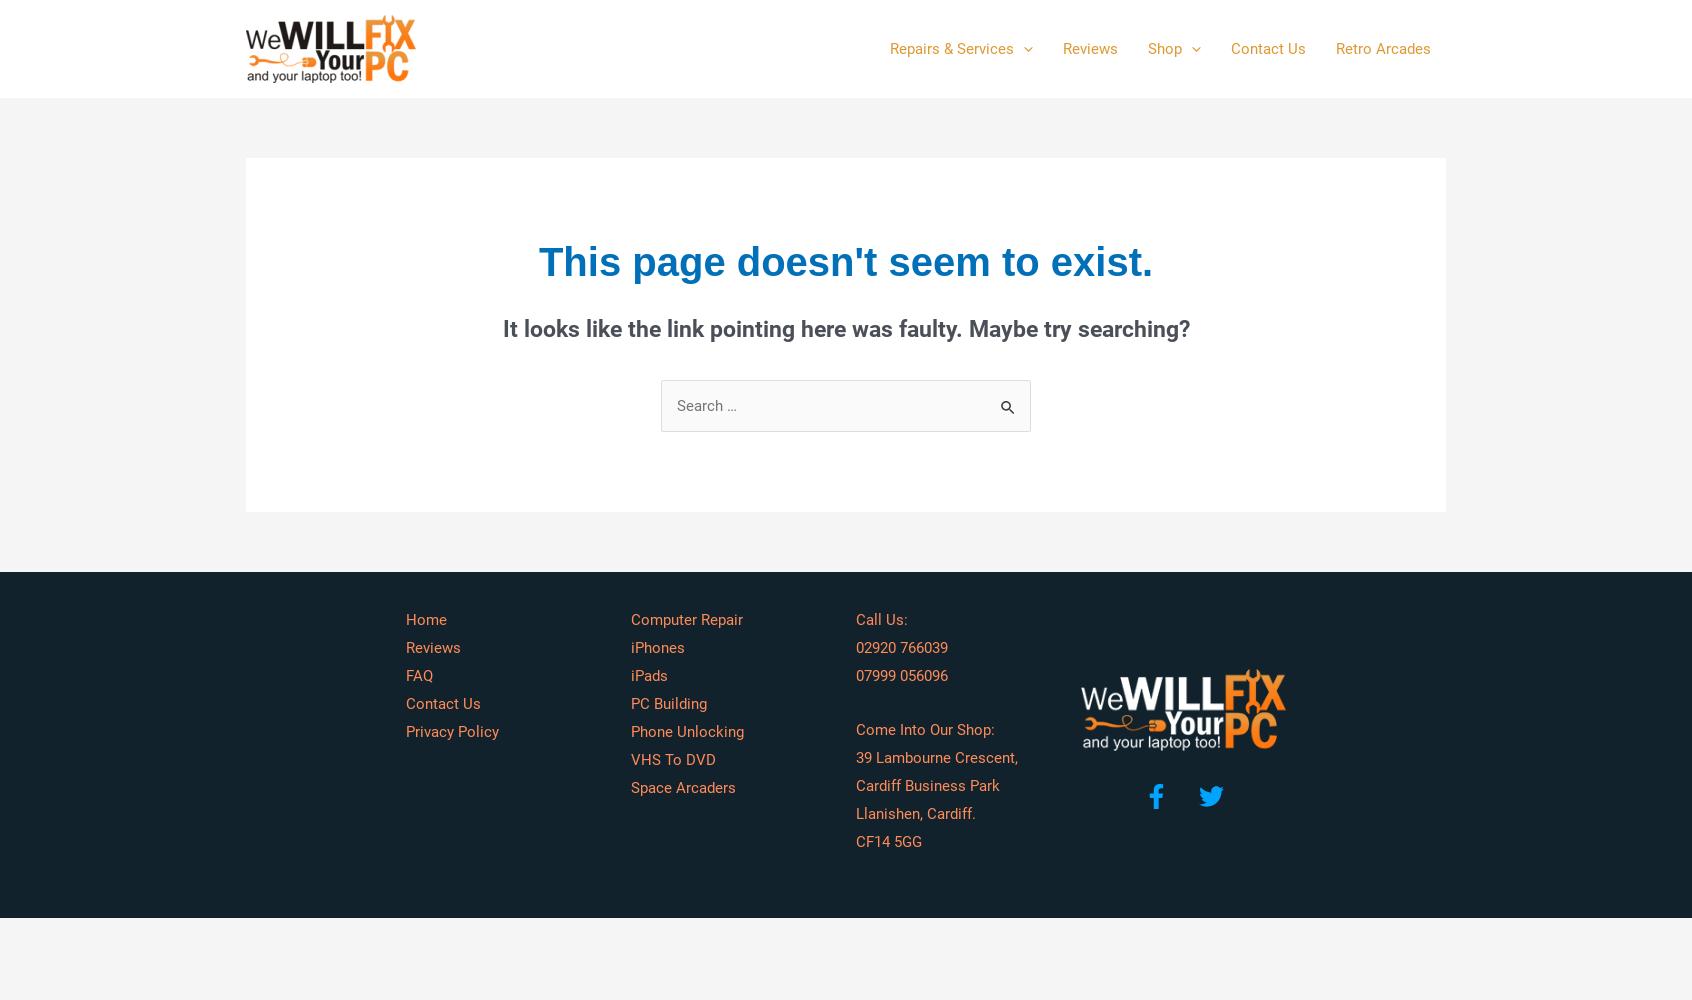 This screenshot has width=1692, height=1000. What do you see at coordinates (854, 648) in the screenshot?
I see `'02920 766039'` at bounding box center [854, 648].